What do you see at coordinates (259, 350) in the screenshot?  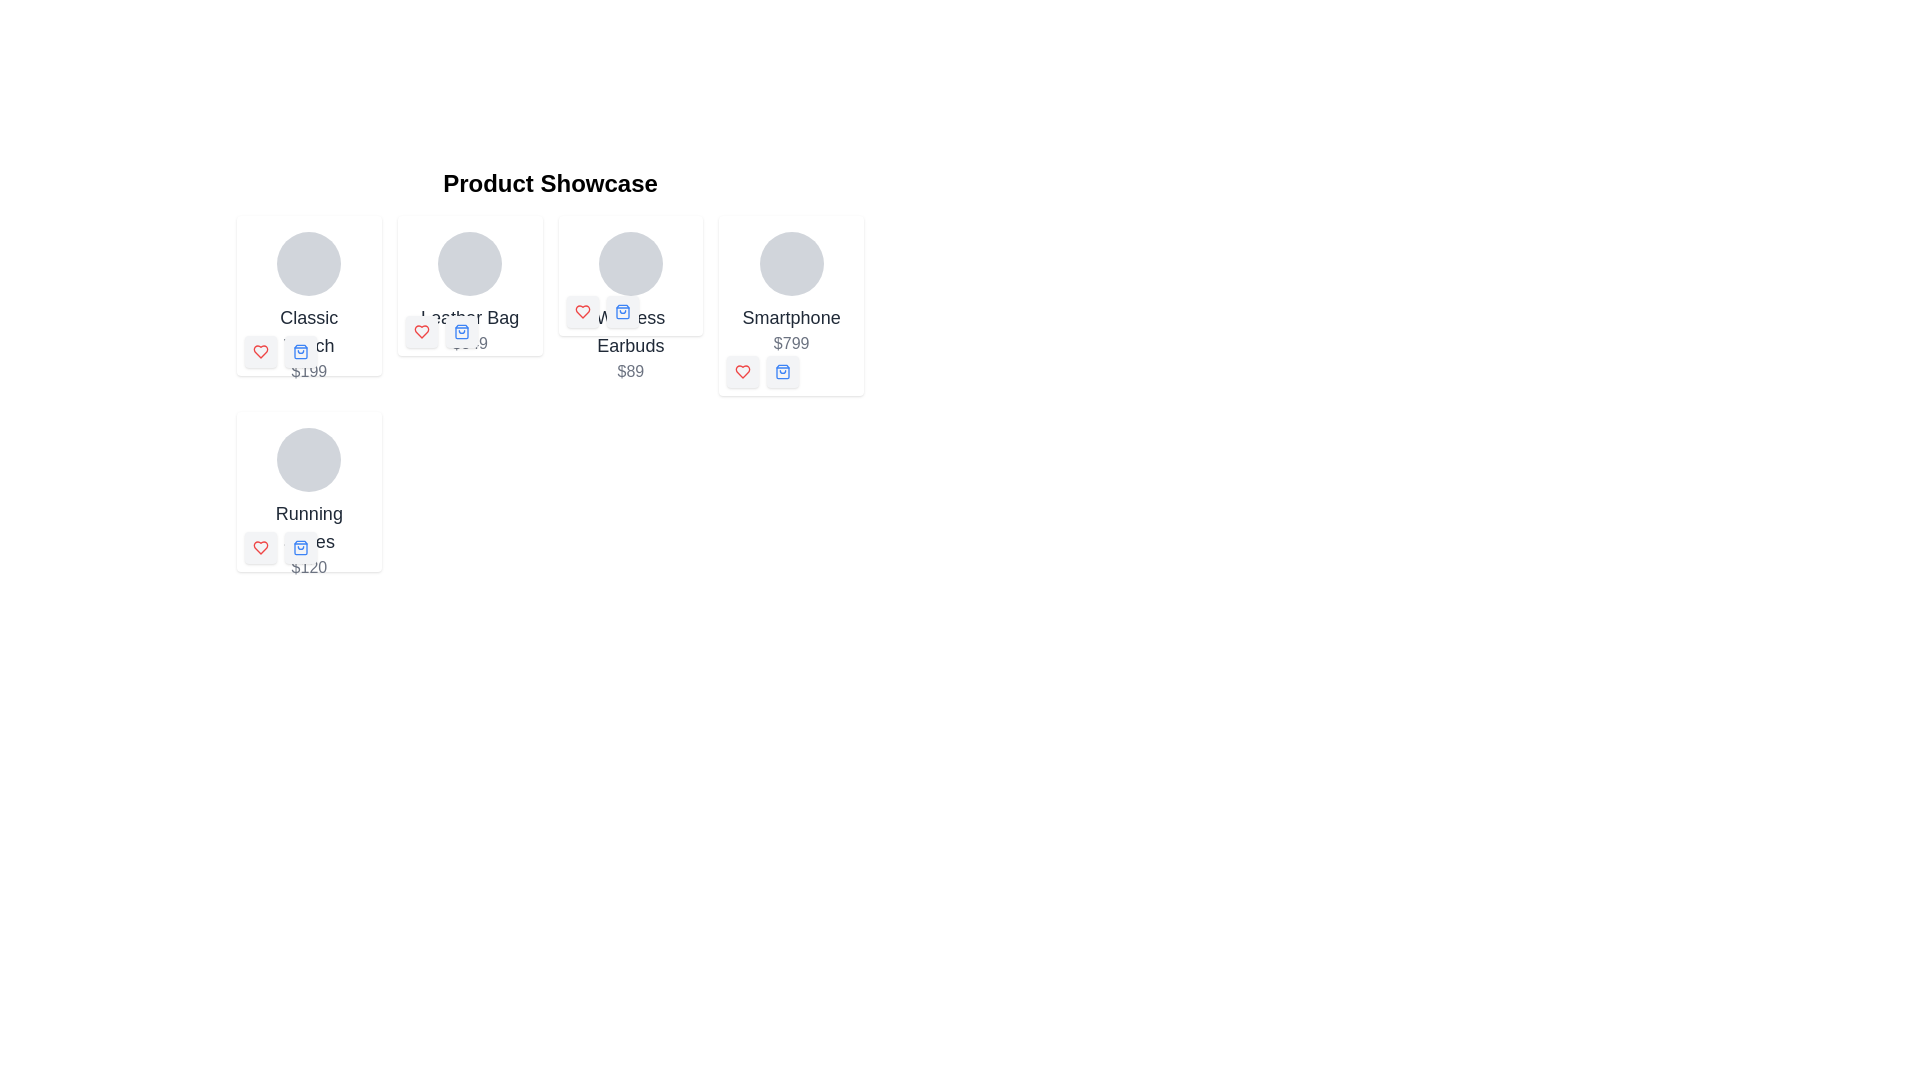 I see `the small, rounded rectangular button with a gray background and a red heart icon, located in the bottom-left corner of the 'Classic Watch' card` at bounding box center [259, 350].